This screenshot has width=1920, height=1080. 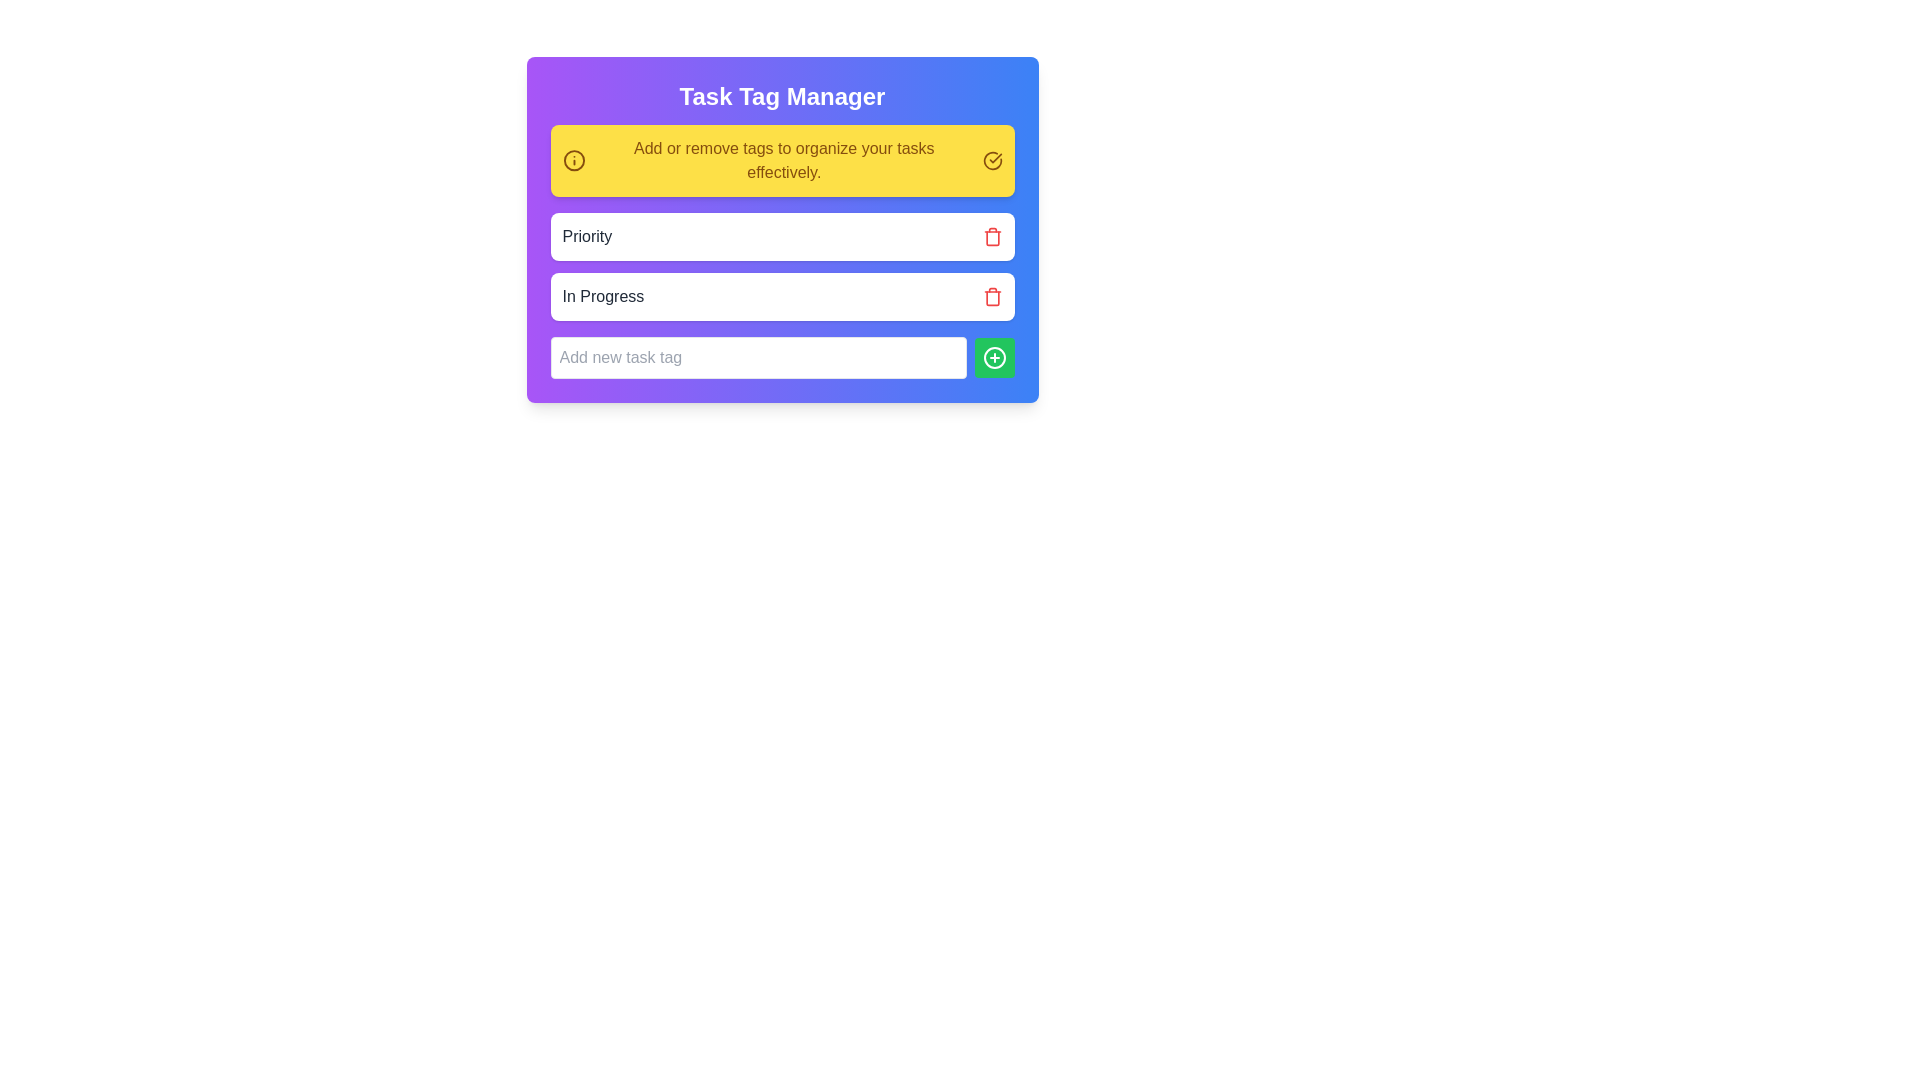 I want to click on the circular checkmark icon located at the top-right corner of the yellow notification area, so click(x=992, y=160).